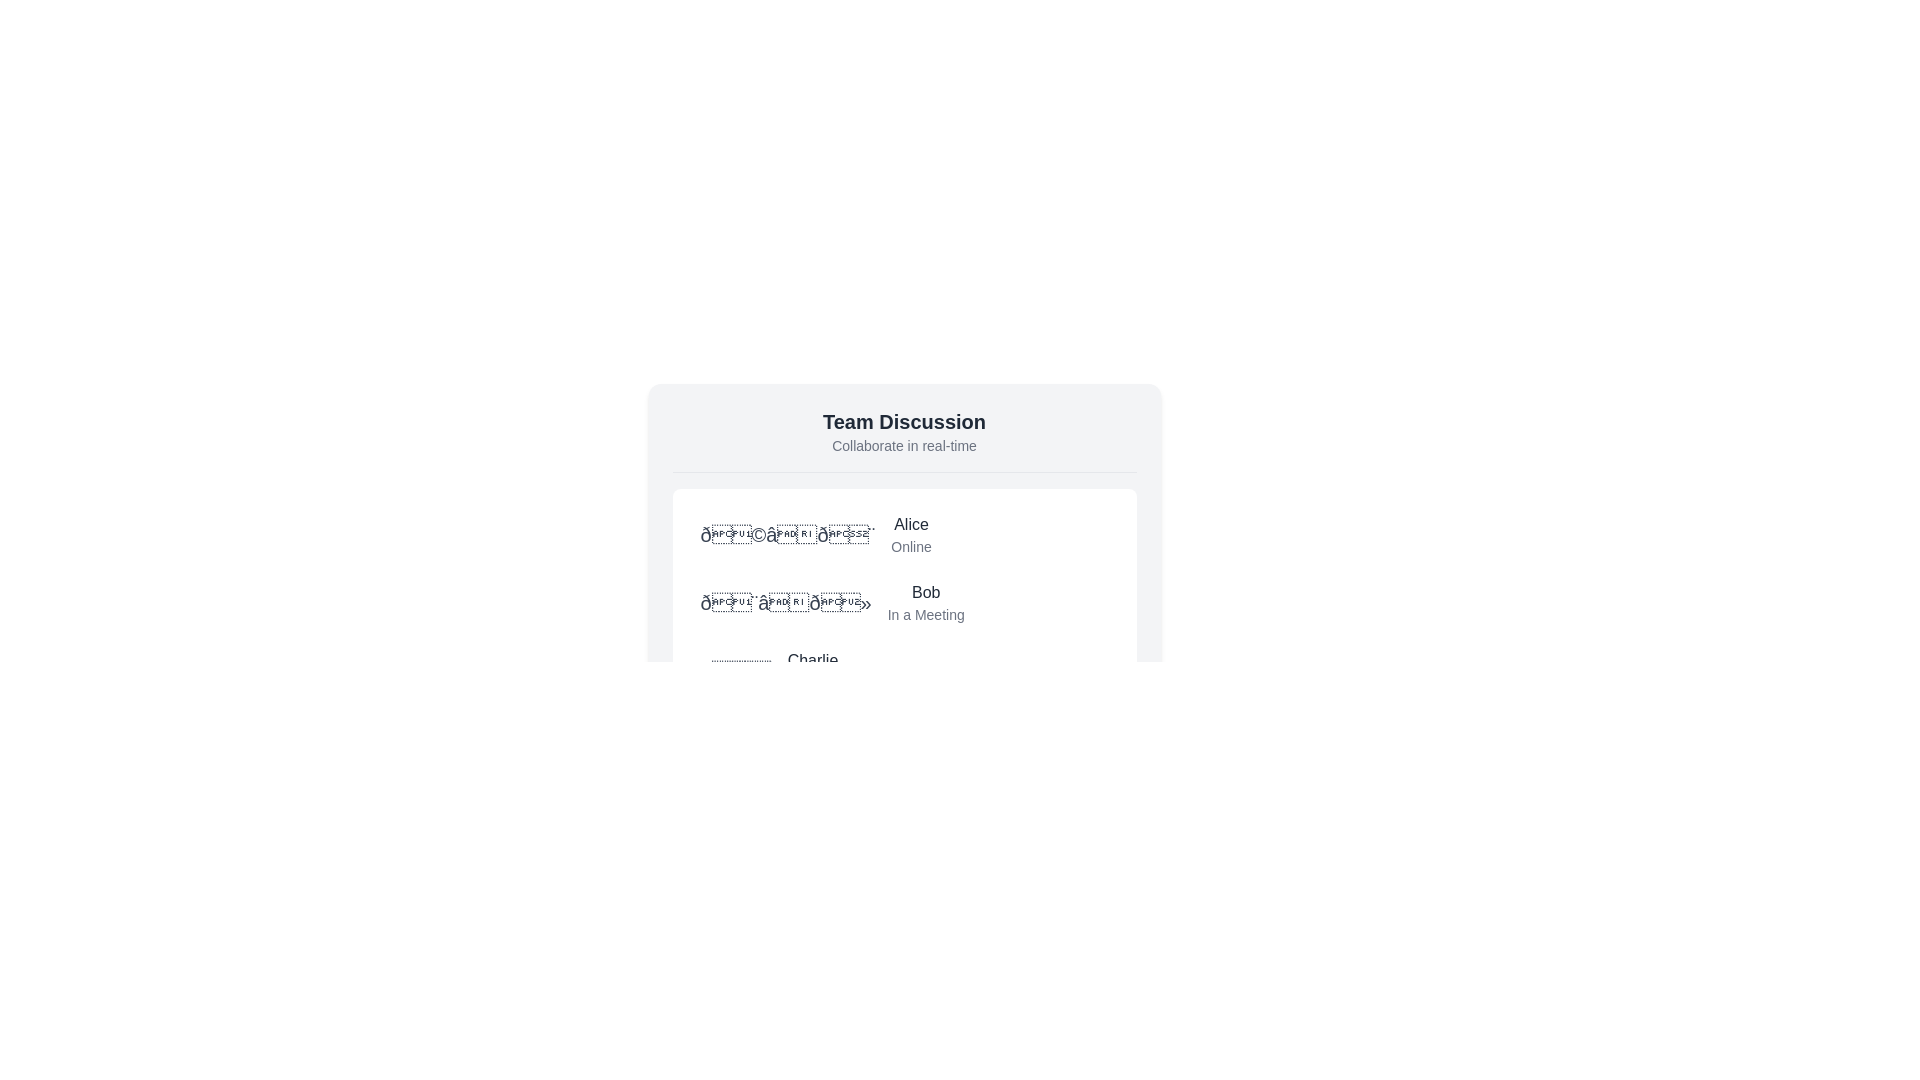  I want to click on the 'Online' text label element, which is styled in gray and positioned below 'Alice' in the 'Team Discussion' panel, so click(910, 547).